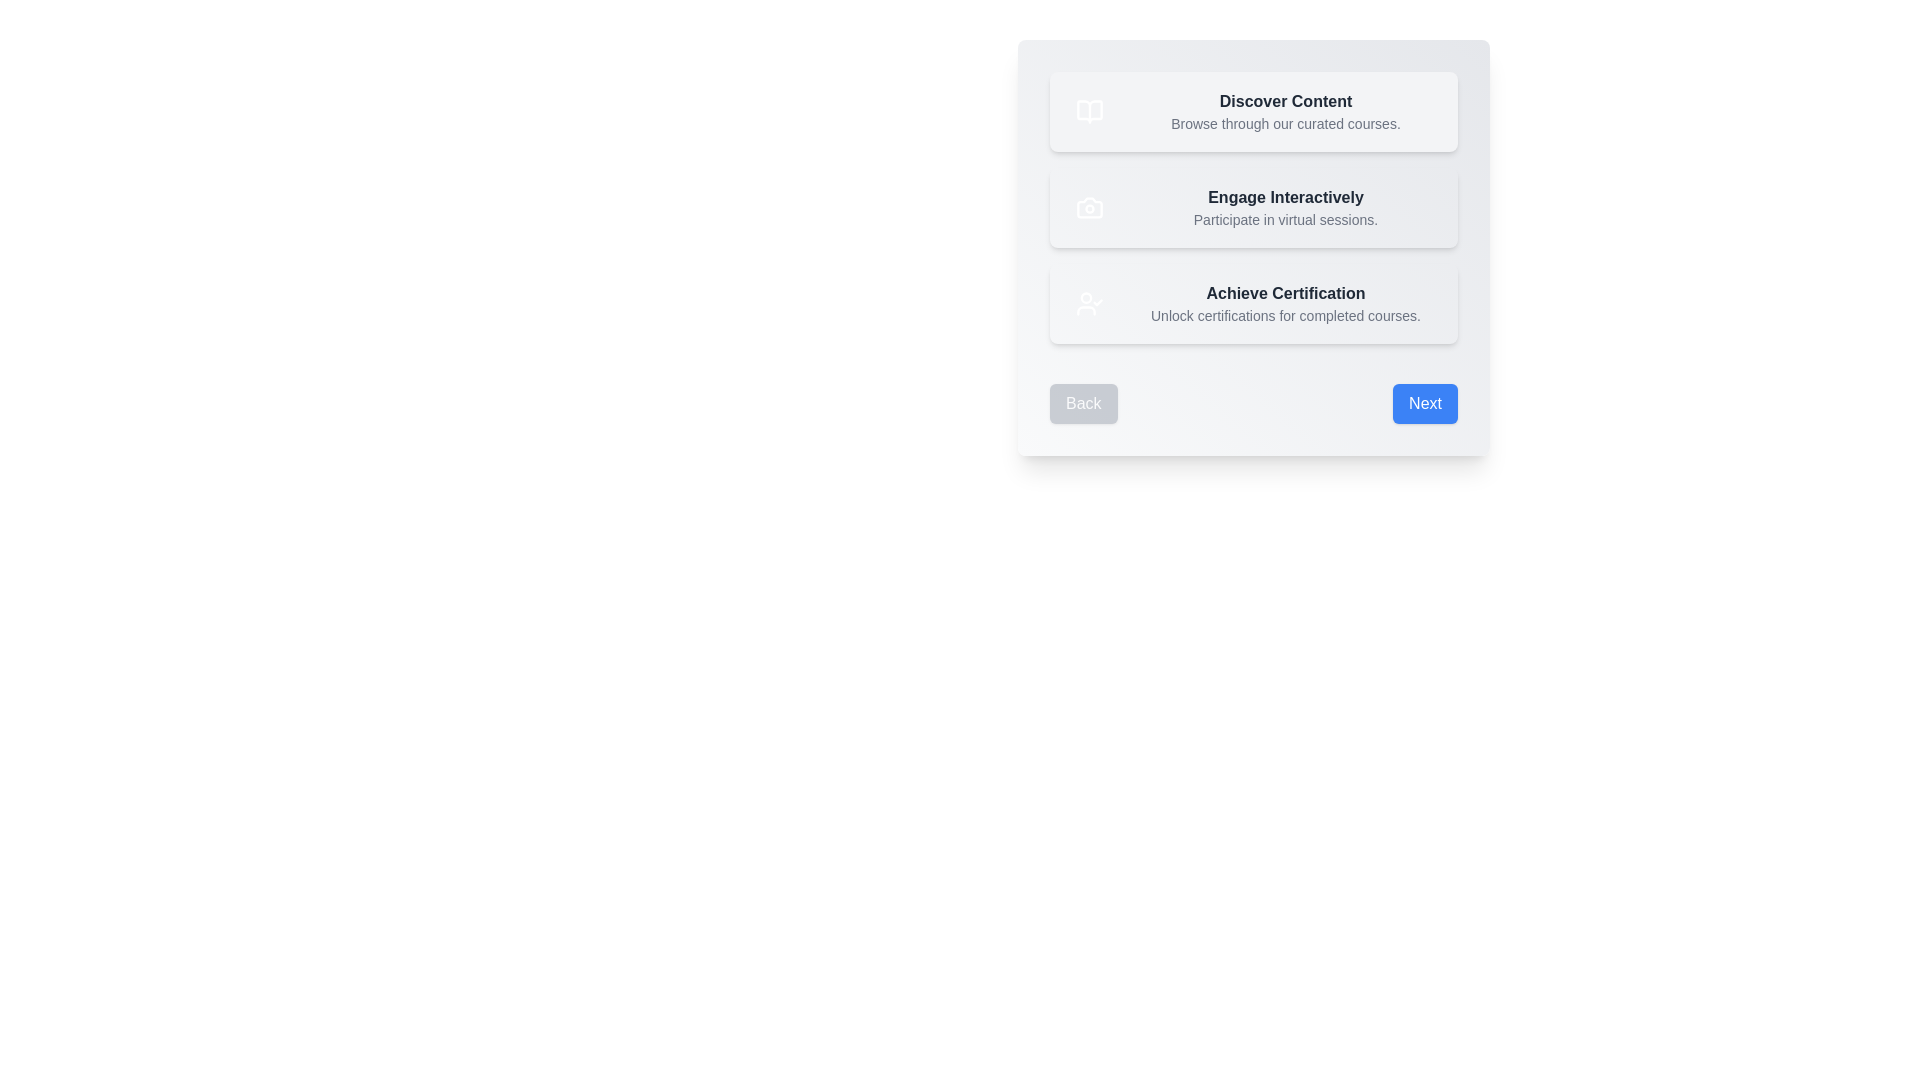  What do you see at coordinates (1424, 404) in the screenshot?
I see `'Next' button to proceed to the next step` at bounding box center [1424, 404].